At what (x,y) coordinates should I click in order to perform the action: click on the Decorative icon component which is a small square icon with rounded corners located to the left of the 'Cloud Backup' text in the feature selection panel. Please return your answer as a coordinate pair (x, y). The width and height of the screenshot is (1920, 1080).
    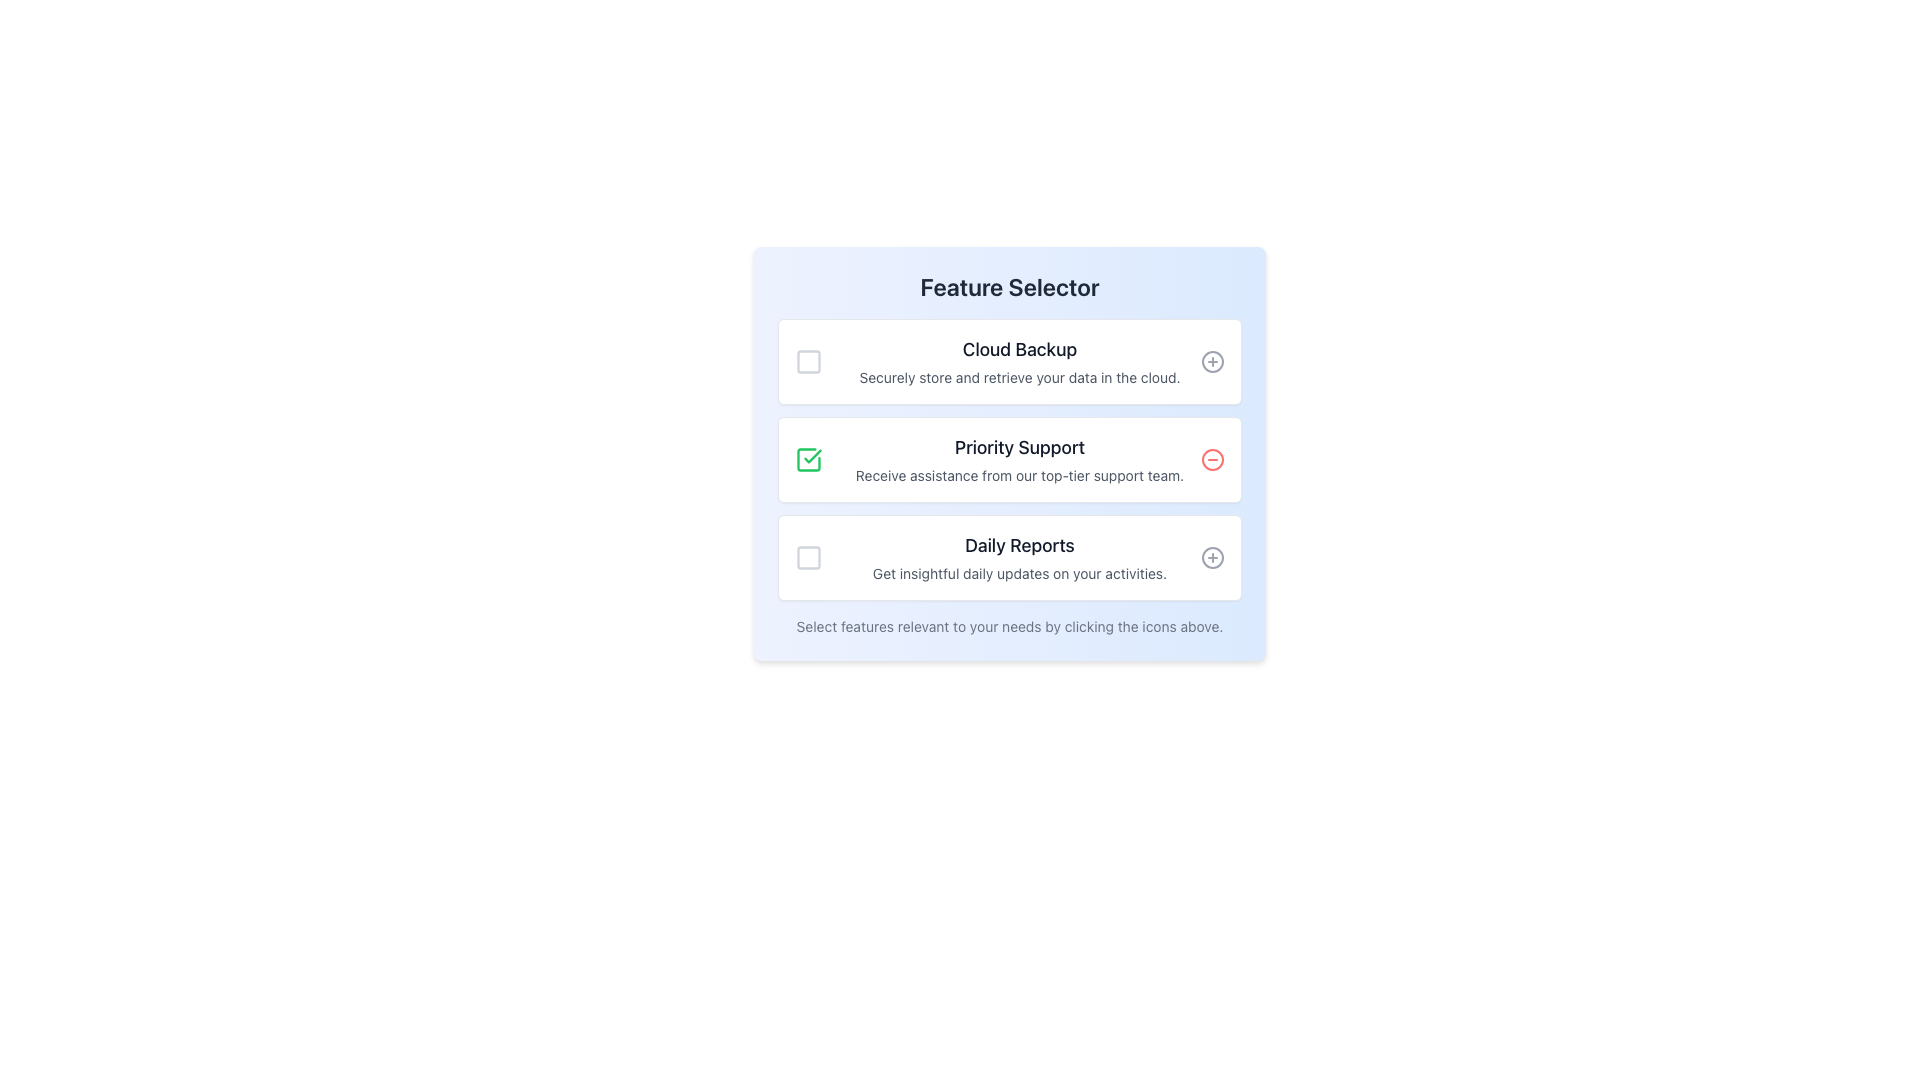
    Looking at the image, I should click on (809, 362).